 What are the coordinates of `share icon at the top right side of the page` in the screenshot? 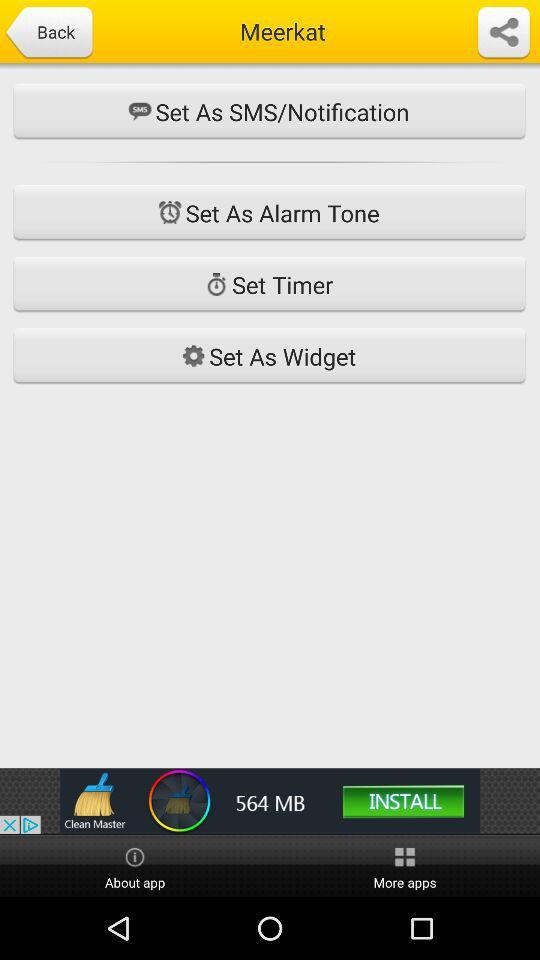 It's located at (502, 32).